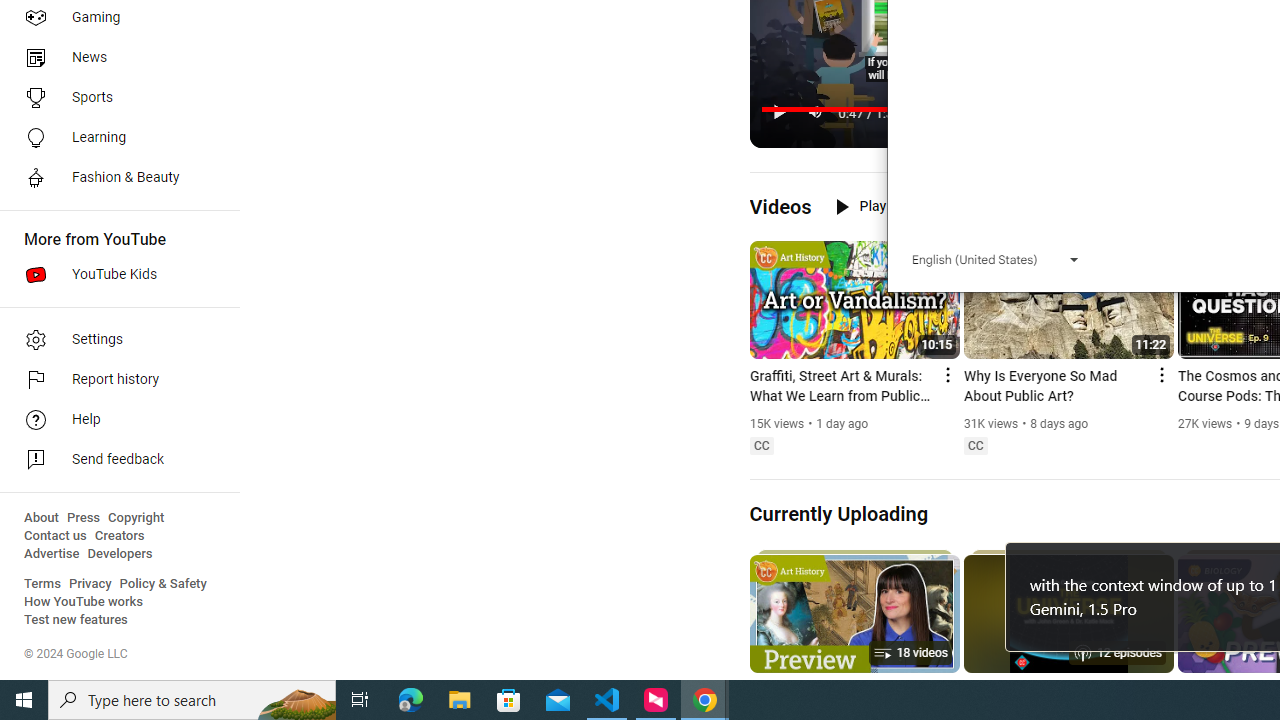 Image resolution: width=1280 pixels, height=720 pixels. I want to click on 'Type here to search', so click(192, 698).